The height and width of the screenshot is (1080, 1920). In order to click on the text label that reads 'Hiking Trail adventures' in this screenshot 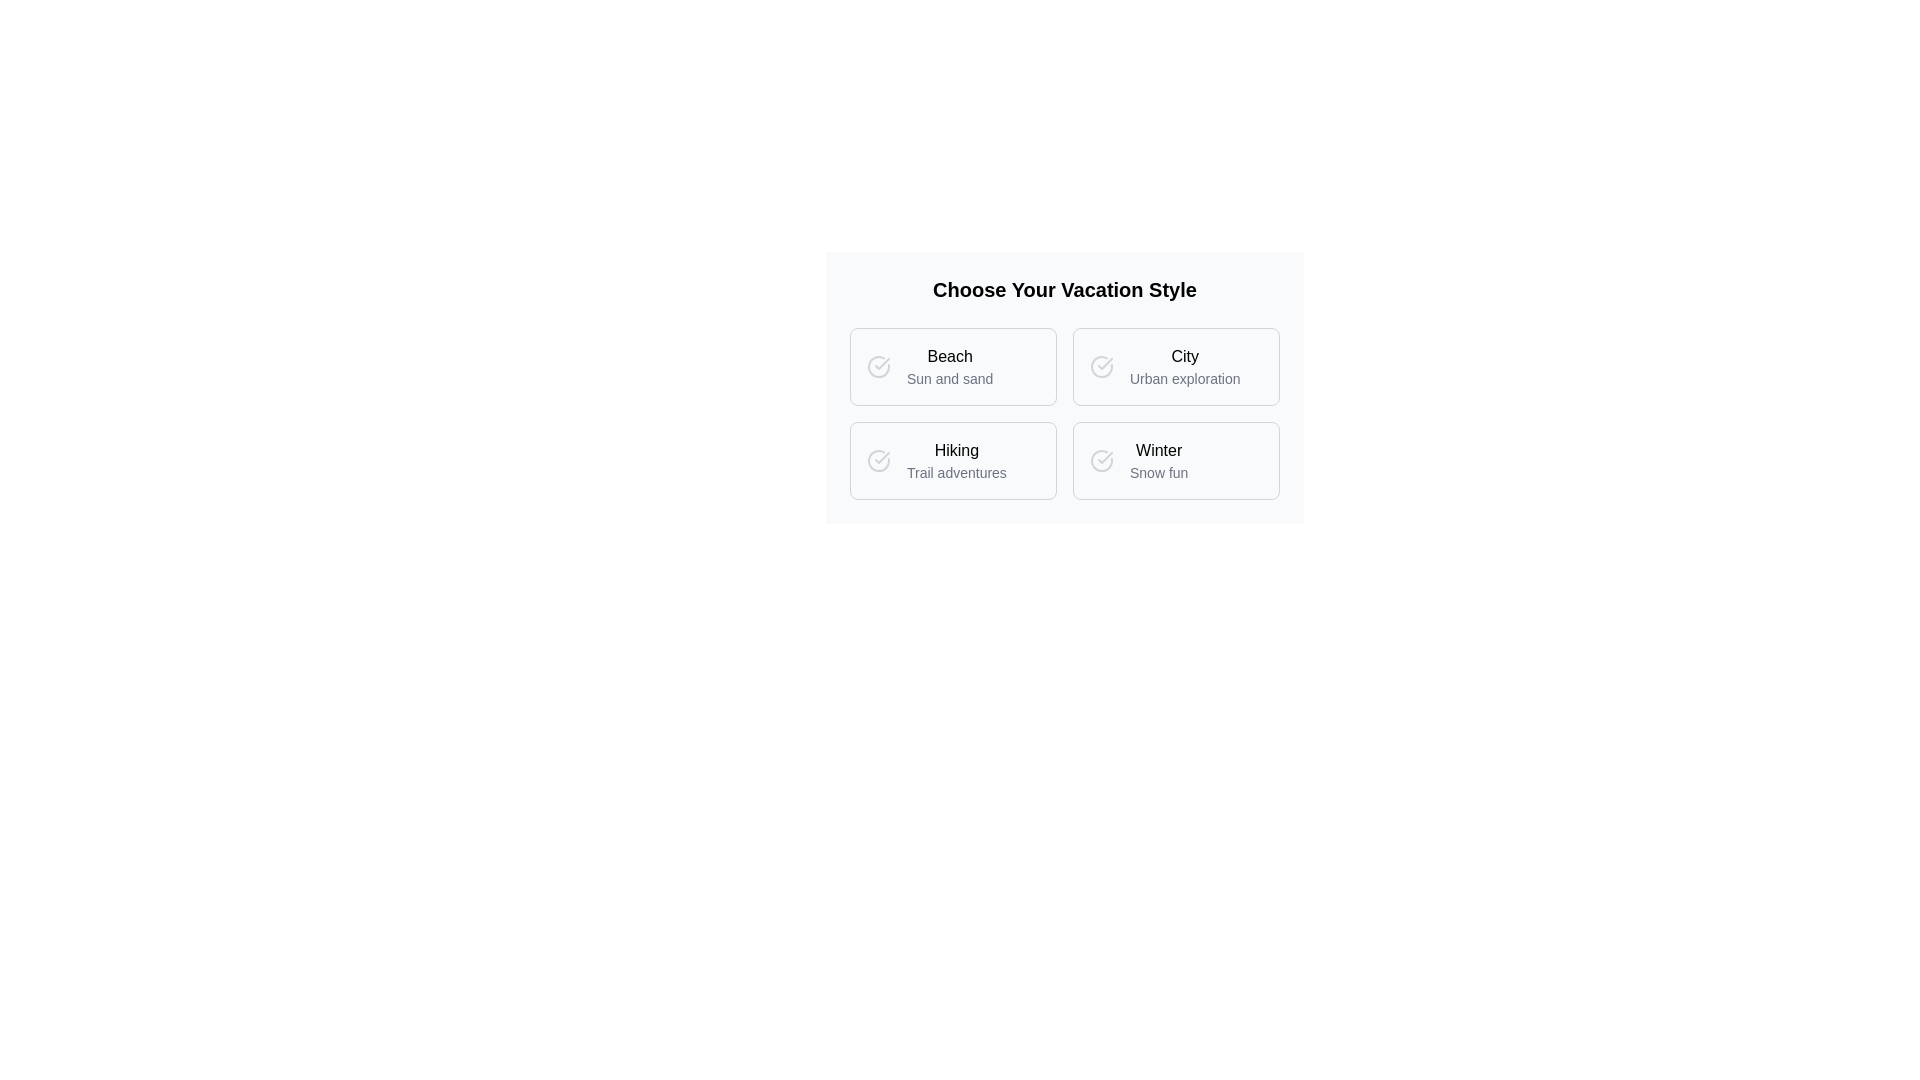, I will do `click(955, 461)`.